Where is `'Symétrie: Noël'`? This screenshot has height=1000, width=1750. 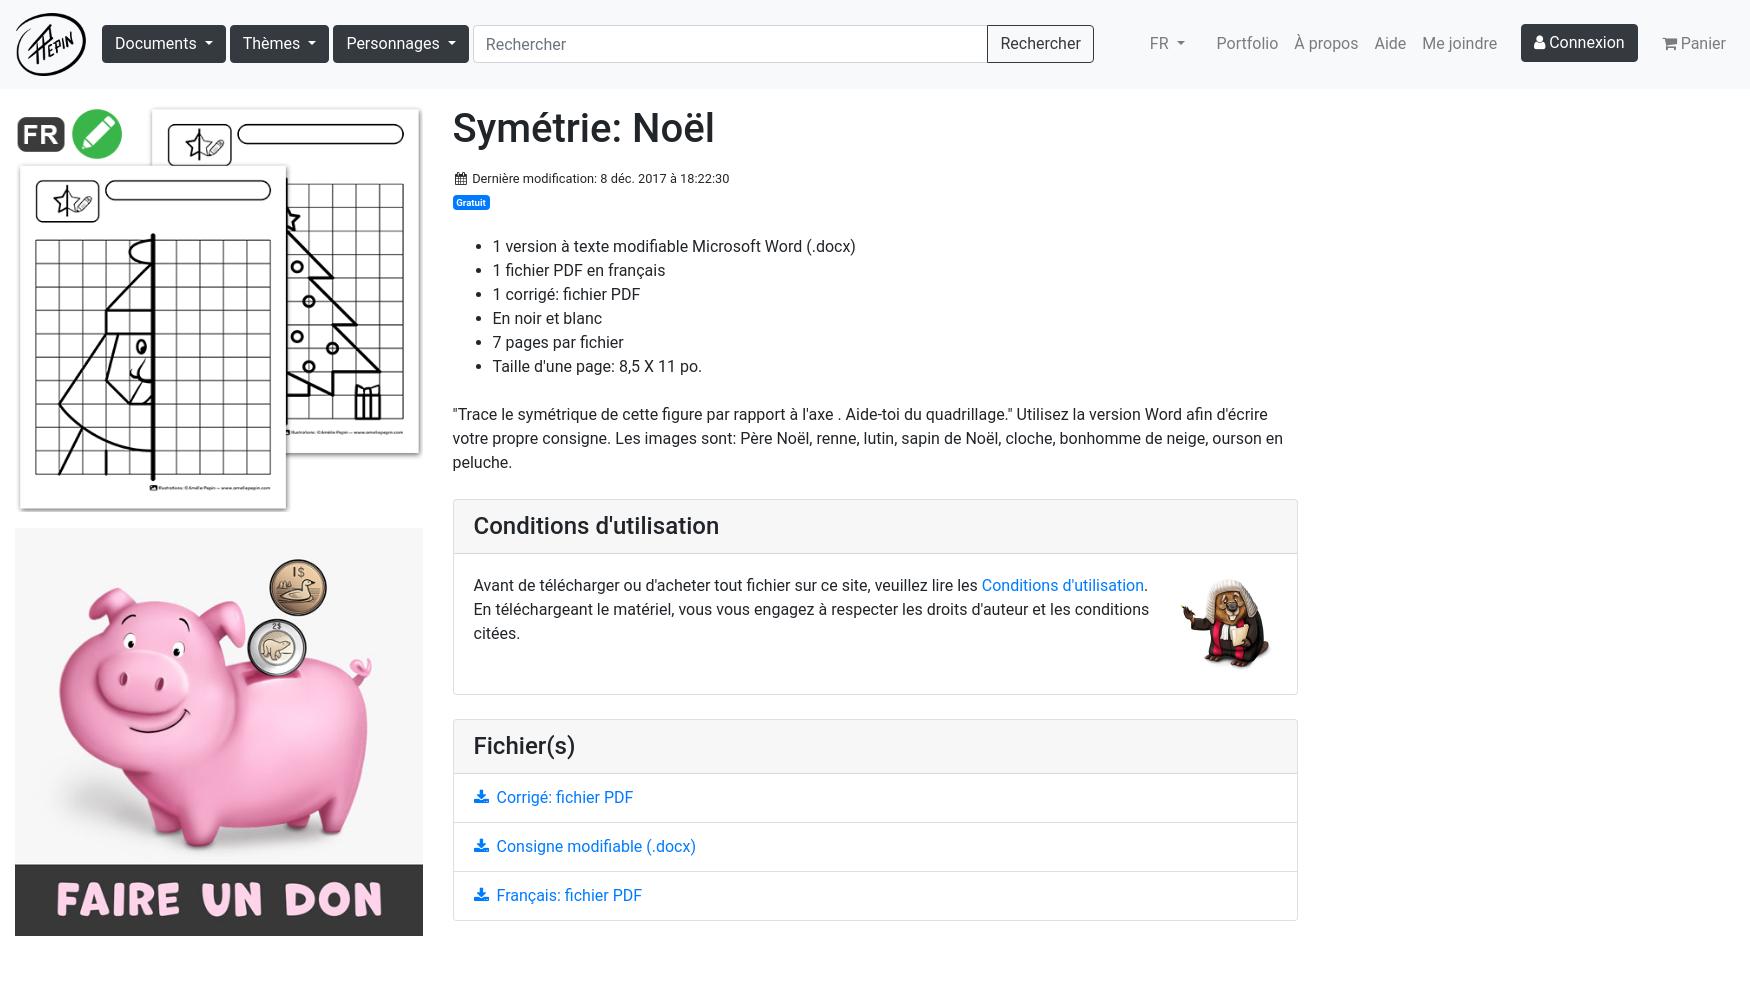
'Symétrie: Noël' is located at coordinates (582, 127).